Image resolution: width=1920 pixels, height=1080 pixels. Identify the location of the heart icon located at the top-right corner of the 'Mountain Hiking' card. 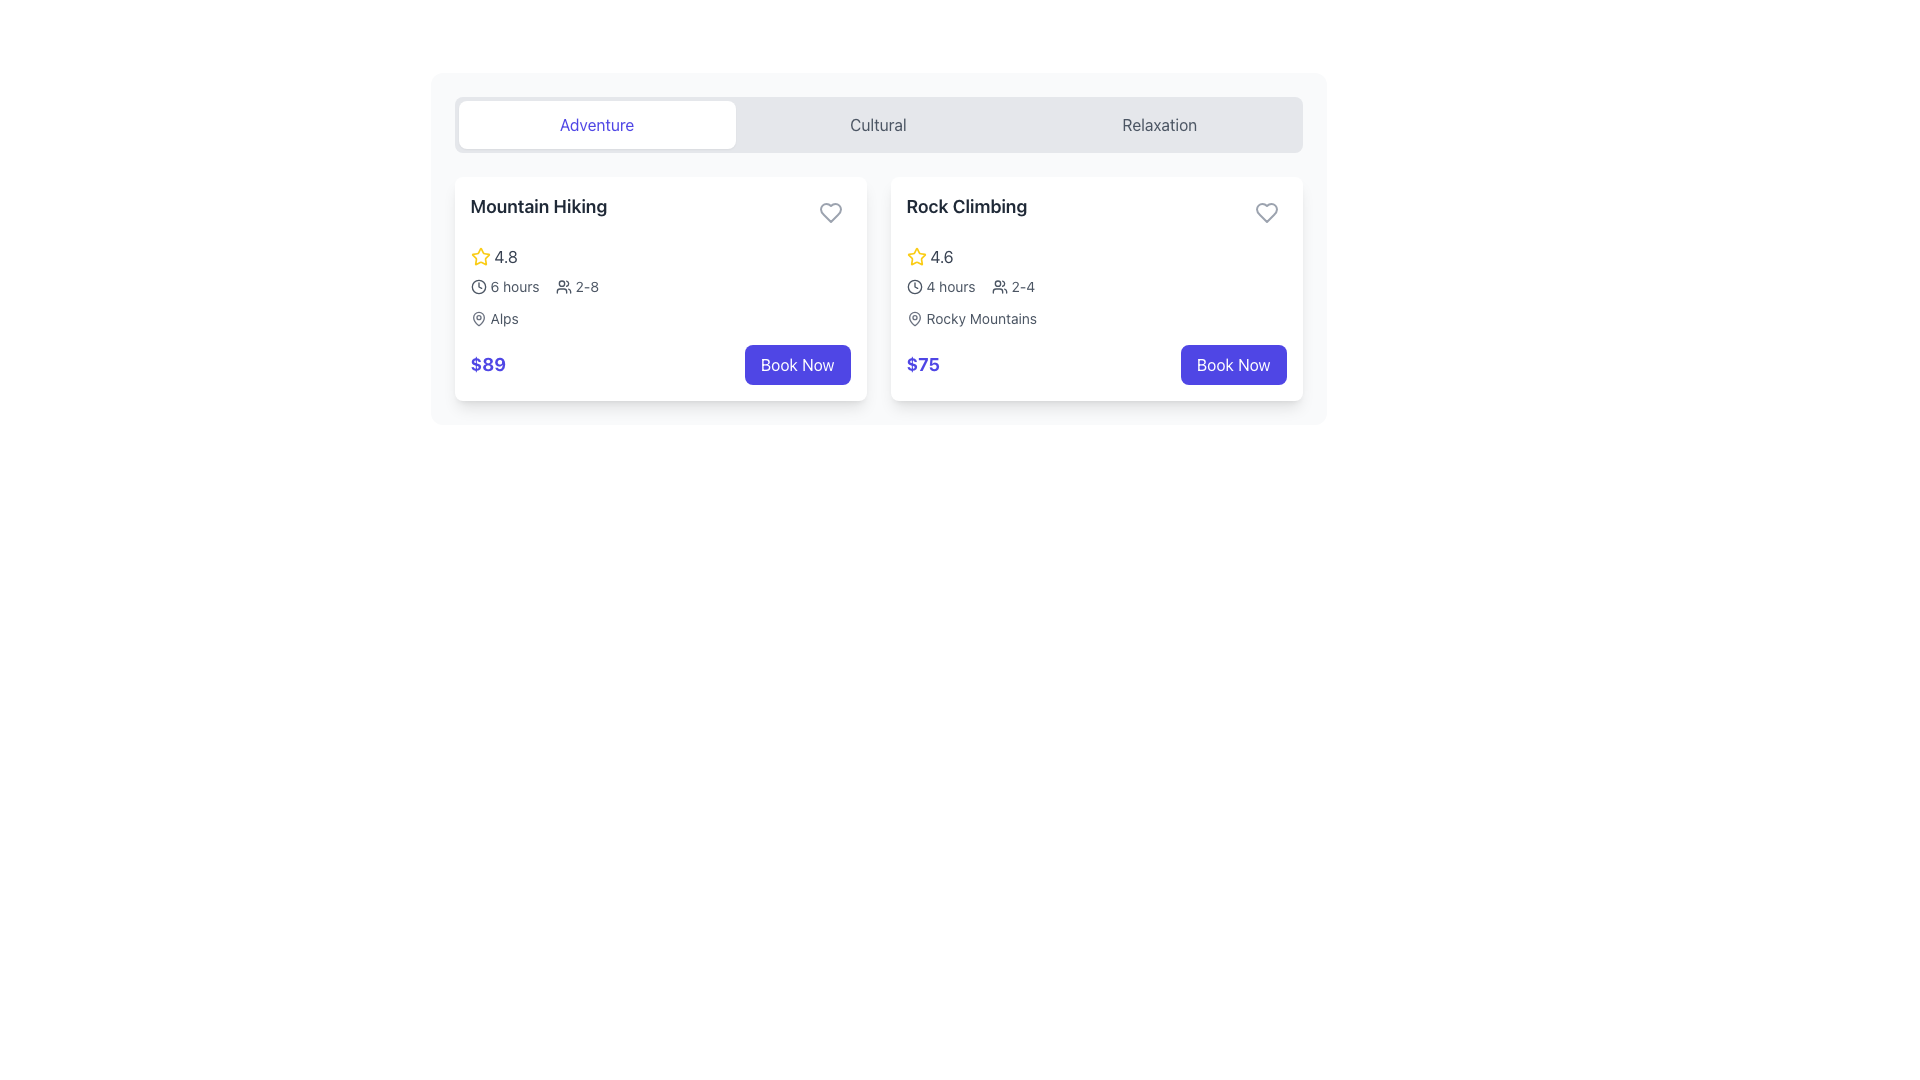
(830, 212).